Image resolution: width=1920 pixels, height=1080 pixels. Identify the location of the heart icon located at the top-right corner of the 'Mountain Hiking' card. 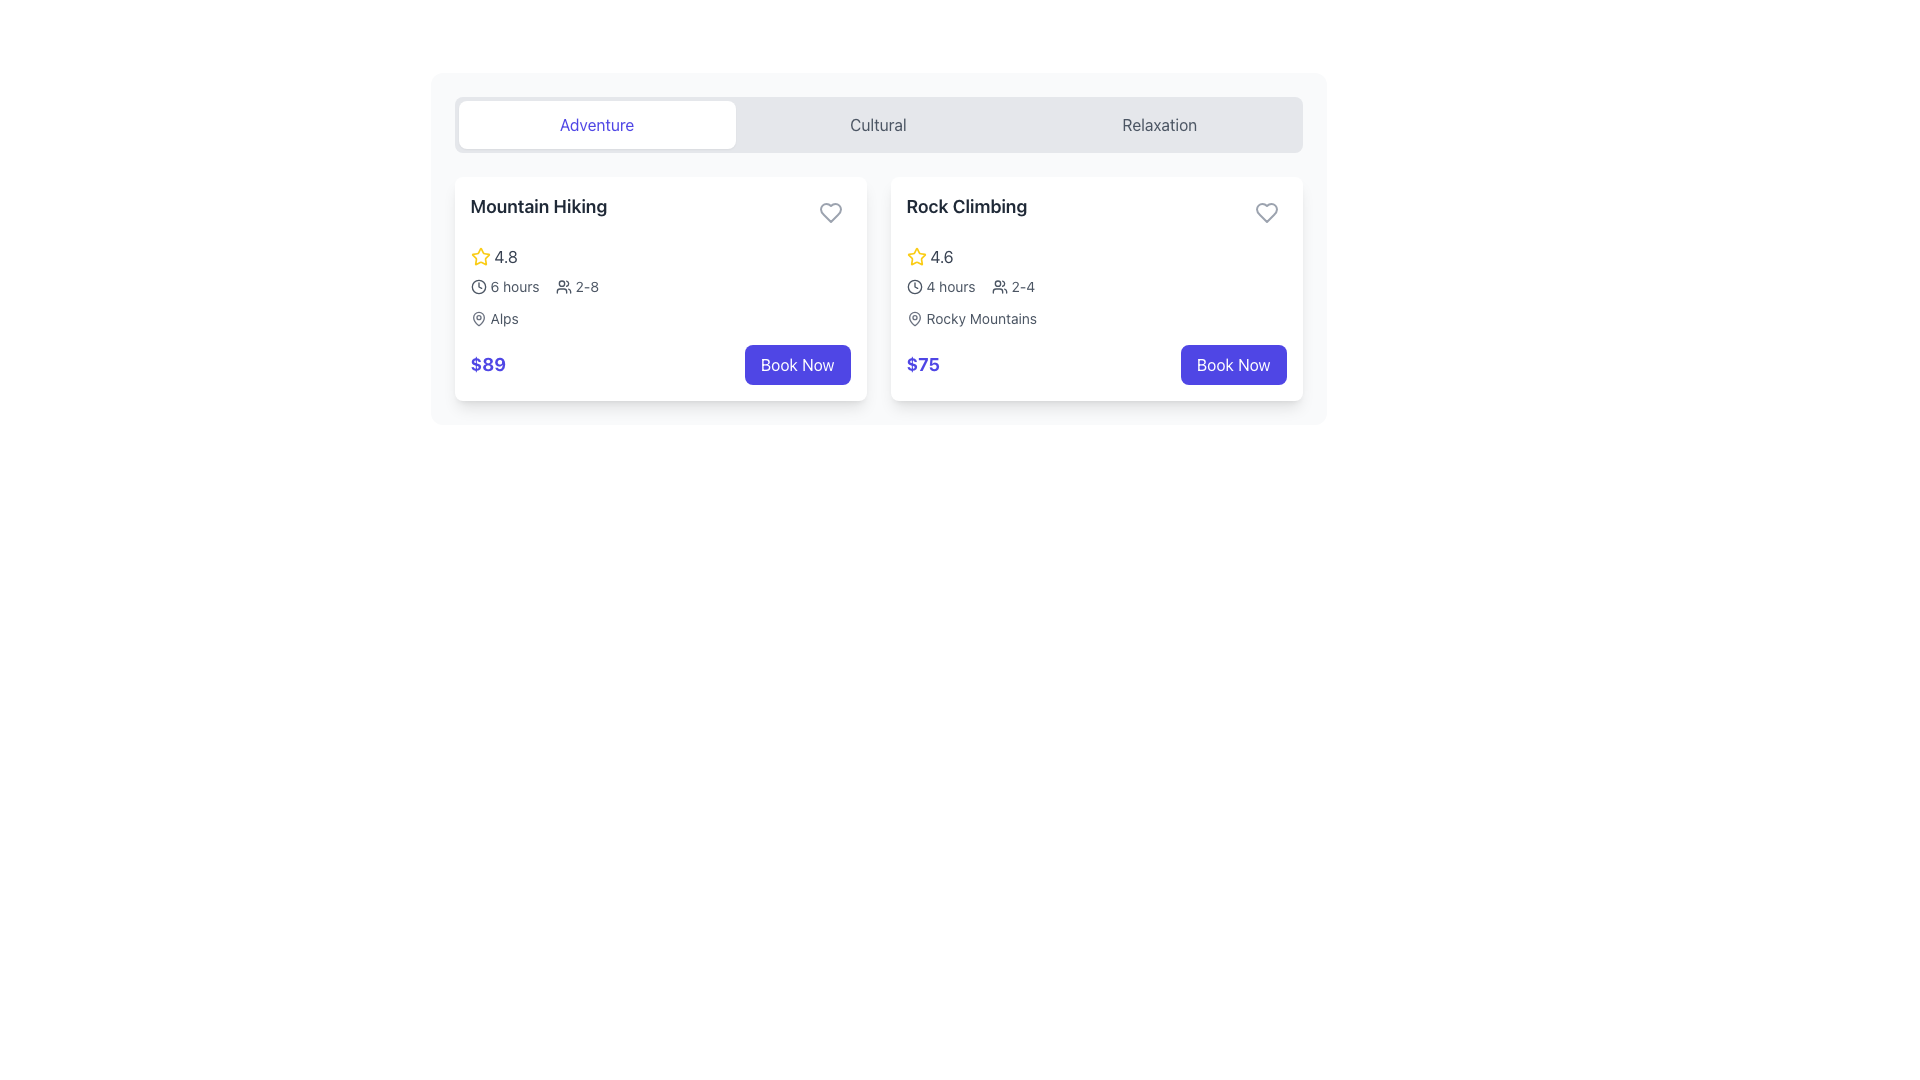
(830, 212).